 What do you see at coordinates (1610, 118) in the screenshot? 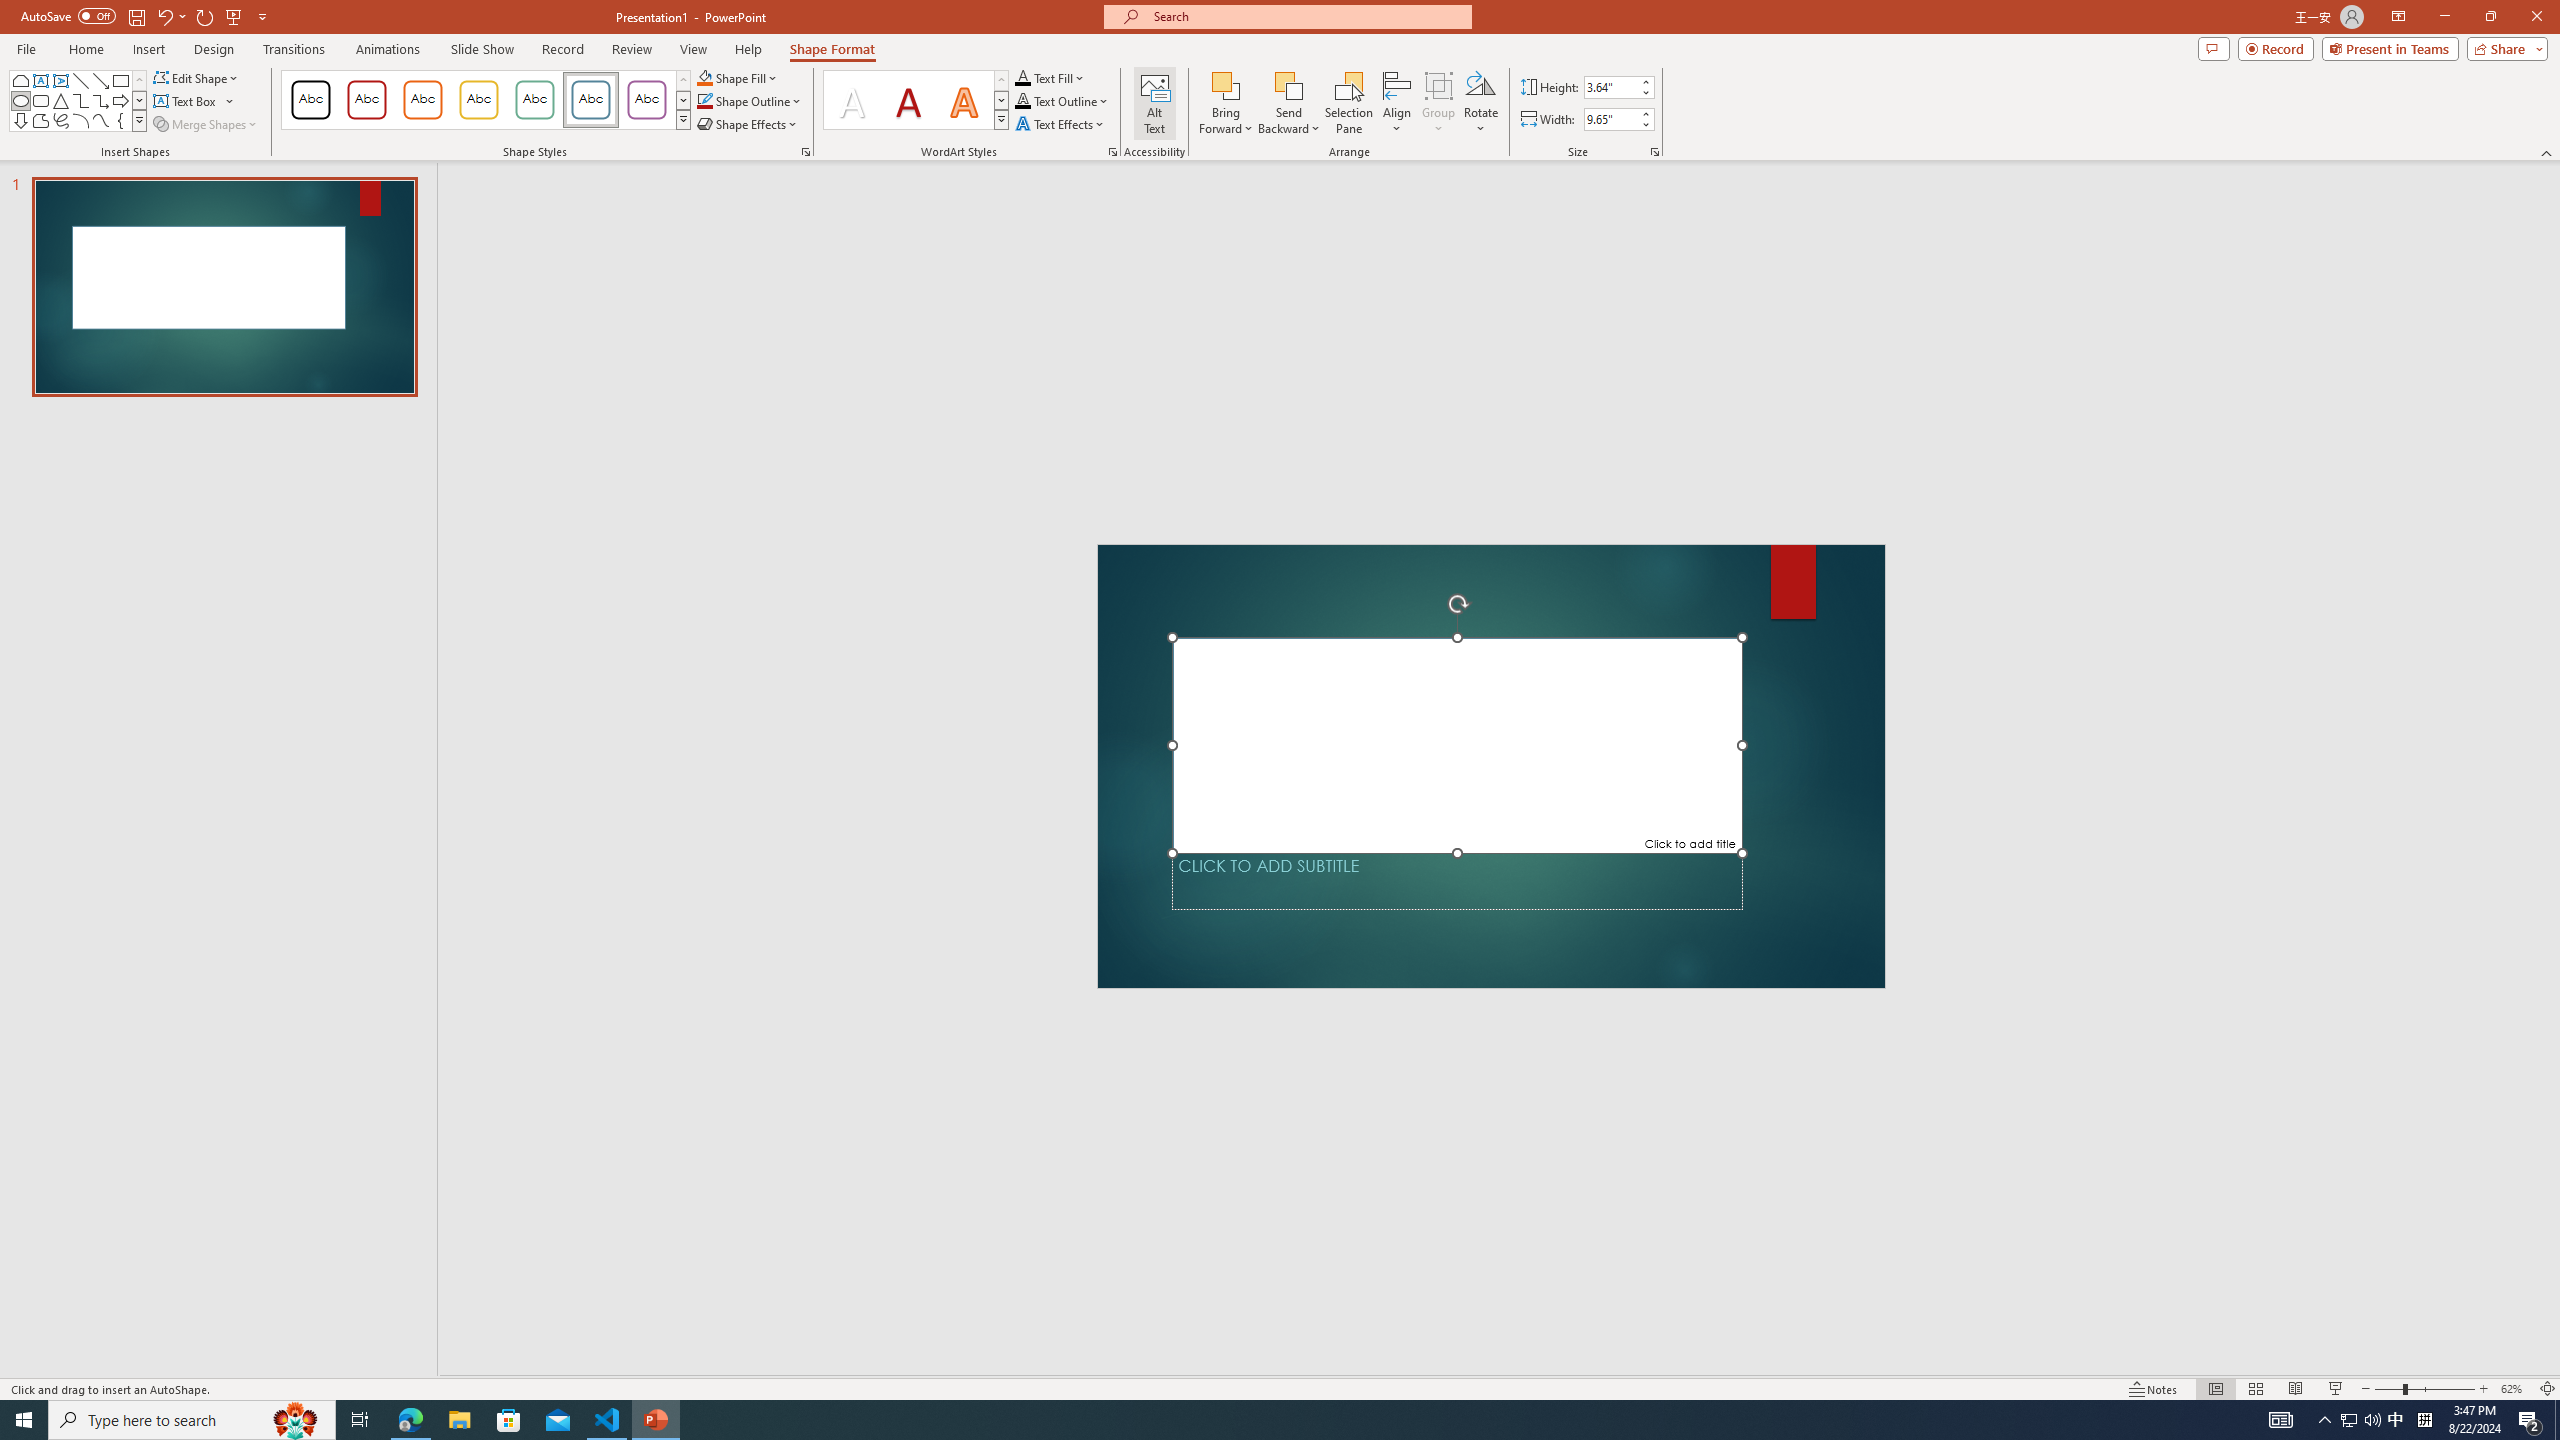
I see `'Shape Width'` at bounding box center [1610, 118].